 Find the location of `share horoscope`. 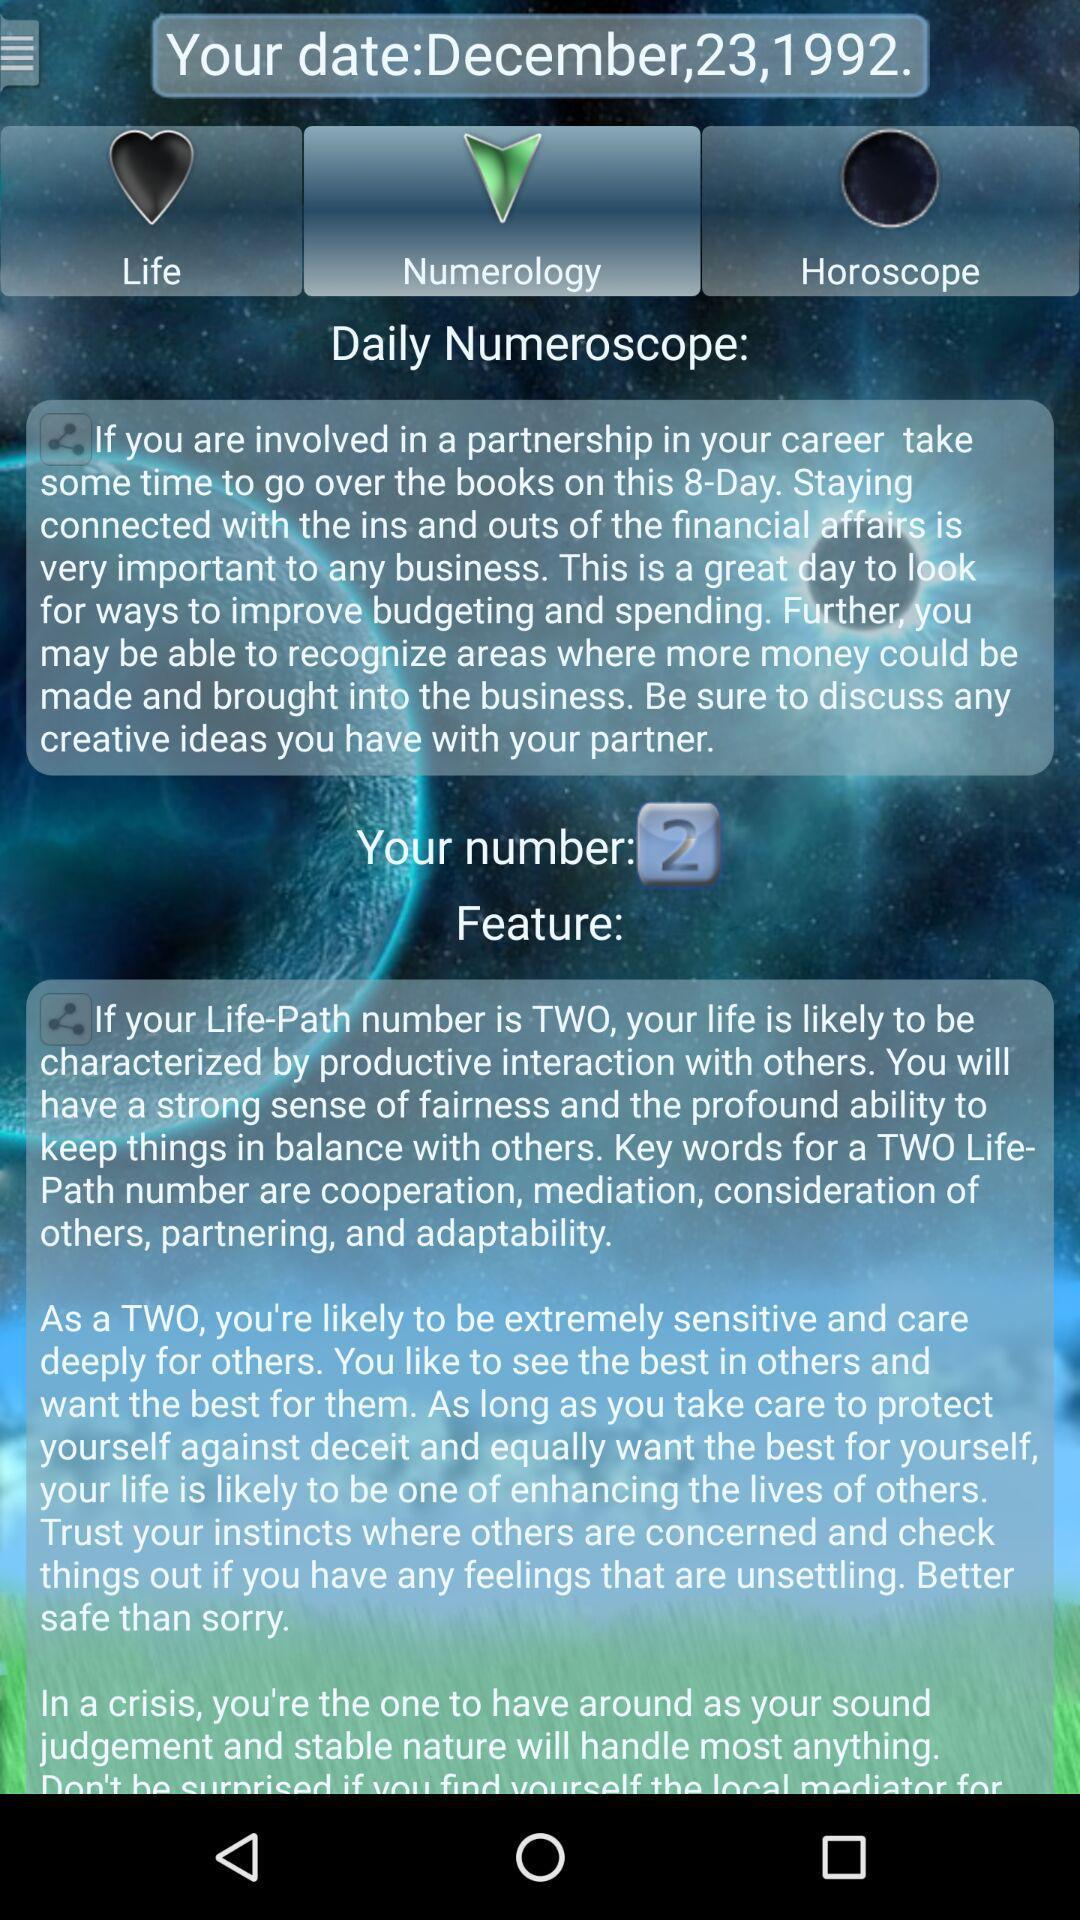

share horoscope is located at coordinates (64, 438).